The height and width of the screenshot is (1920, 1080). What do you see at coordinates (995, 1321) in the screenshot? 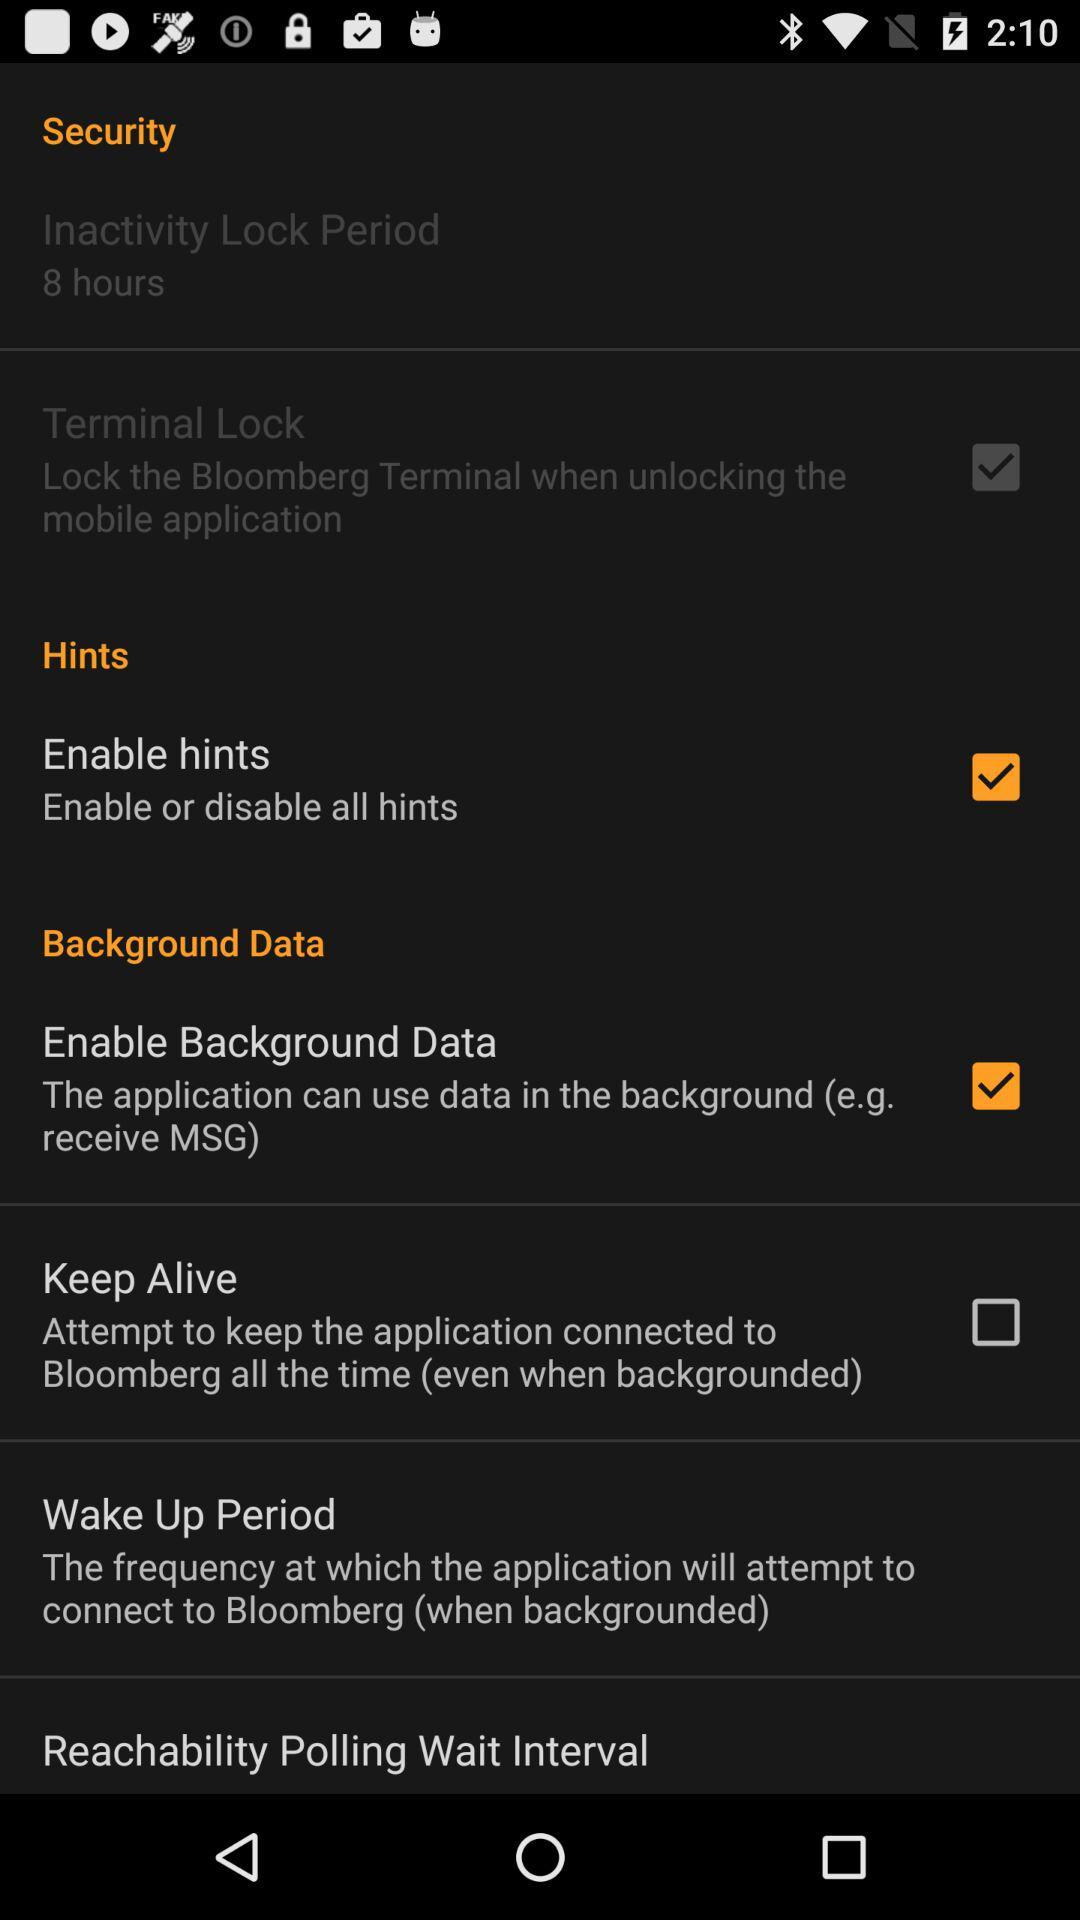
I see `the box which is right hand side of keep alive` at bounding box center [995, 1321].